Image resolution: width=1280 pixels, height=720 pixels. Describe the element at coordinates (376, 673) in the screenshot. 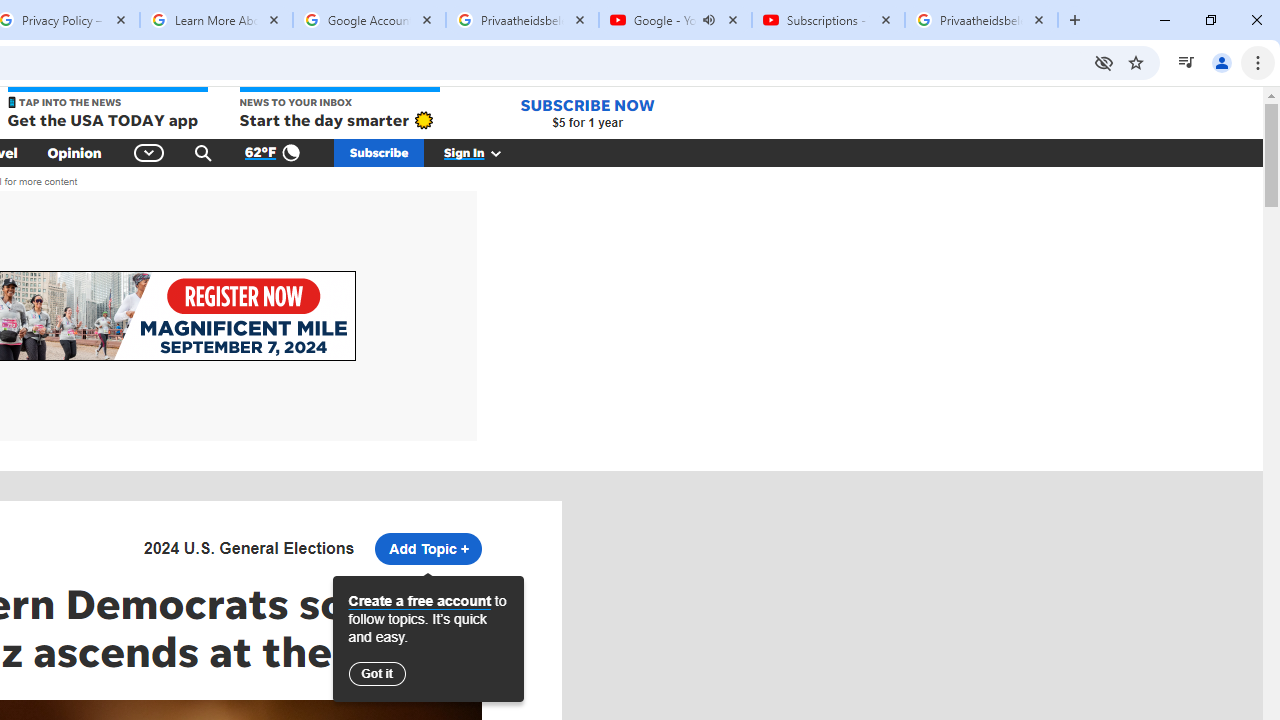

I see `'Got it'` at that location.